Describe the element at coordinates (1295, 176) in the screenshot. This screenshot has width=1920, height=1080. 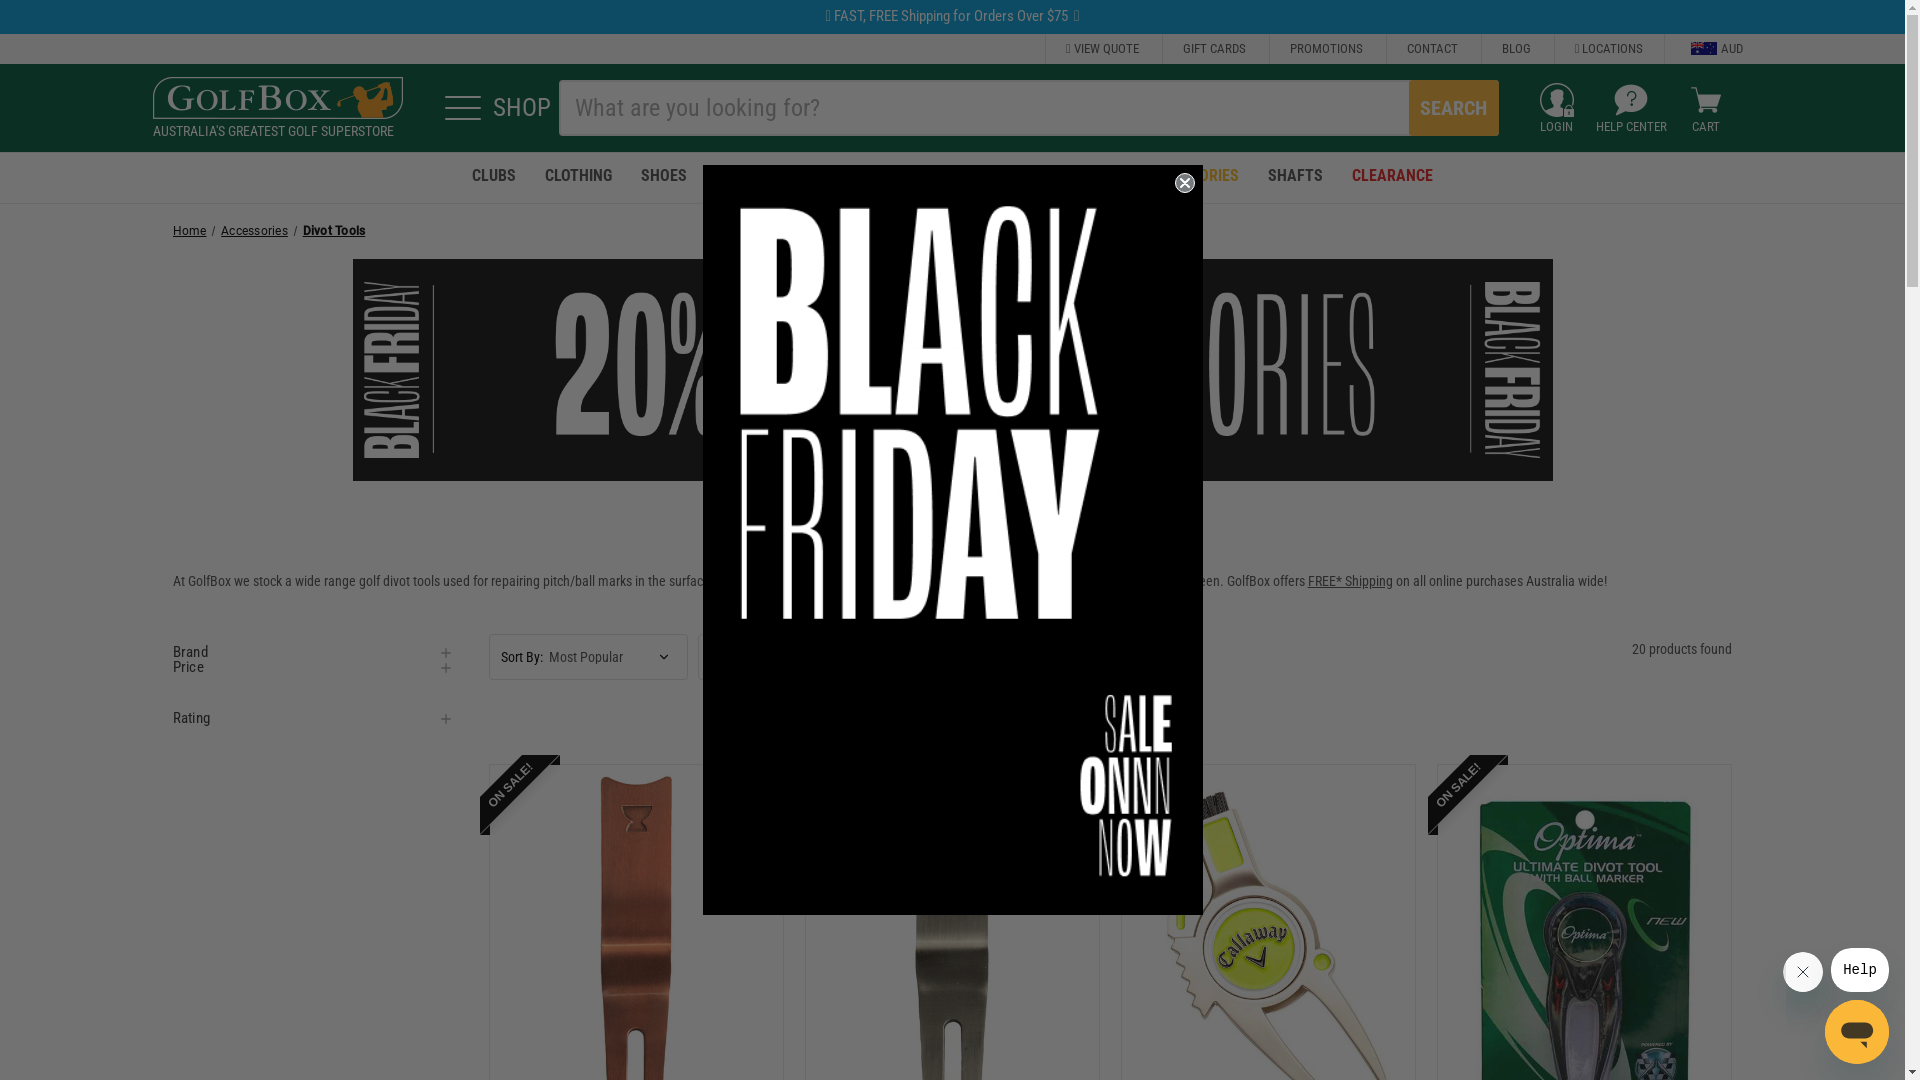
I see `'SHAFTS'` at that location.